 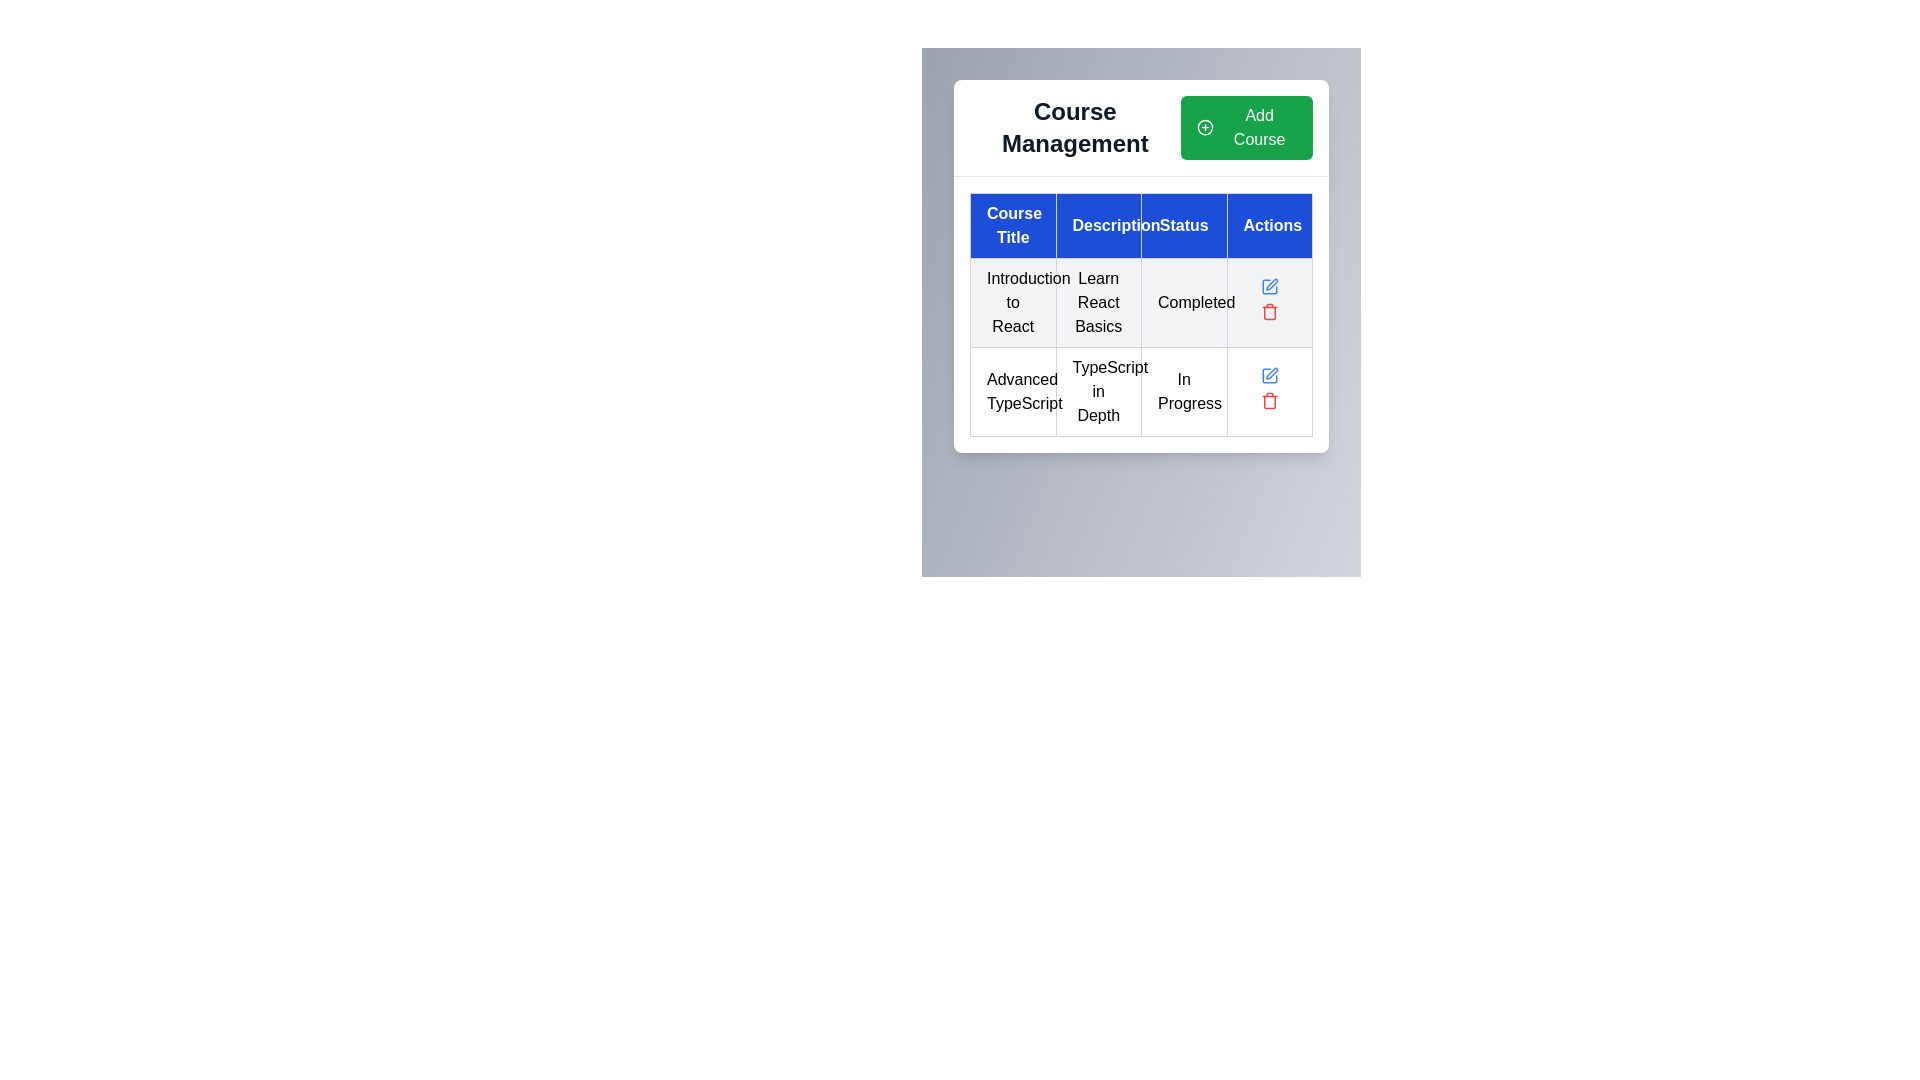 I want to click on the Table Header Cell labeled 'Description', which has a blue background and white text, positioned between 'Course Title' and 'Status' in the header row of the table, so click(x=1097, y=225).